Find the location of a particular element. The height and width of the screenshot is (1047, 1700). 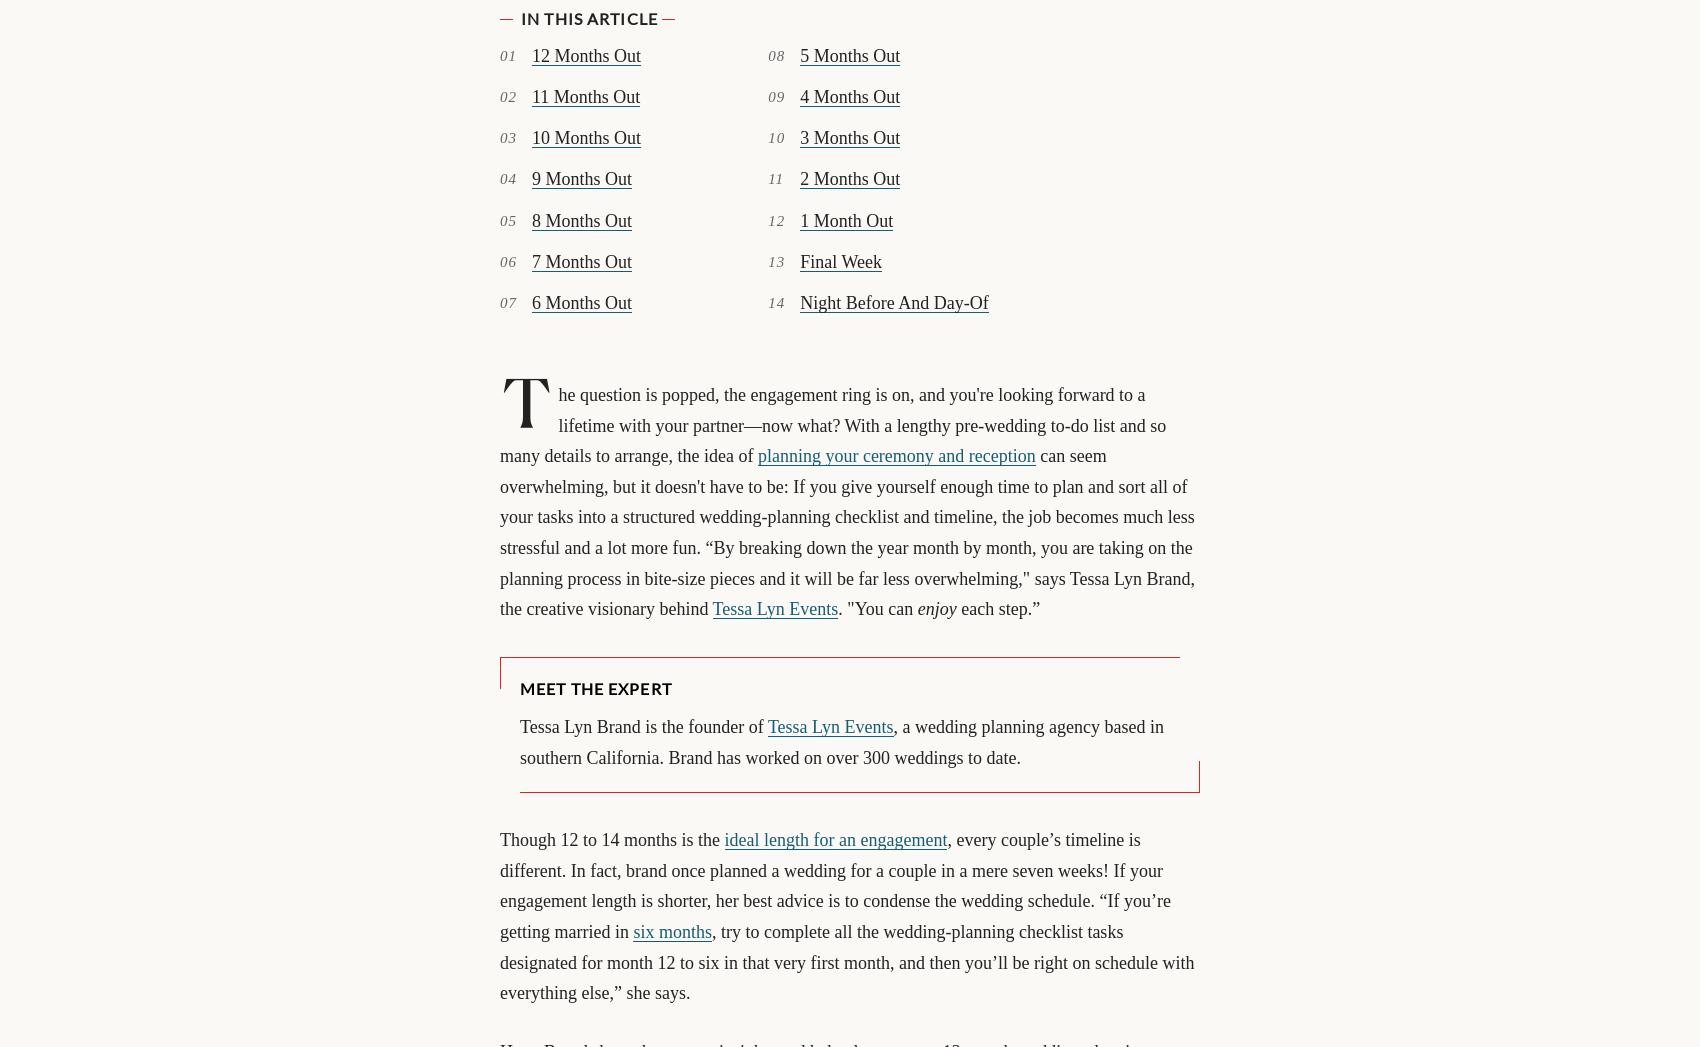

'4 Months Out' is located at coordinates (850, 95).